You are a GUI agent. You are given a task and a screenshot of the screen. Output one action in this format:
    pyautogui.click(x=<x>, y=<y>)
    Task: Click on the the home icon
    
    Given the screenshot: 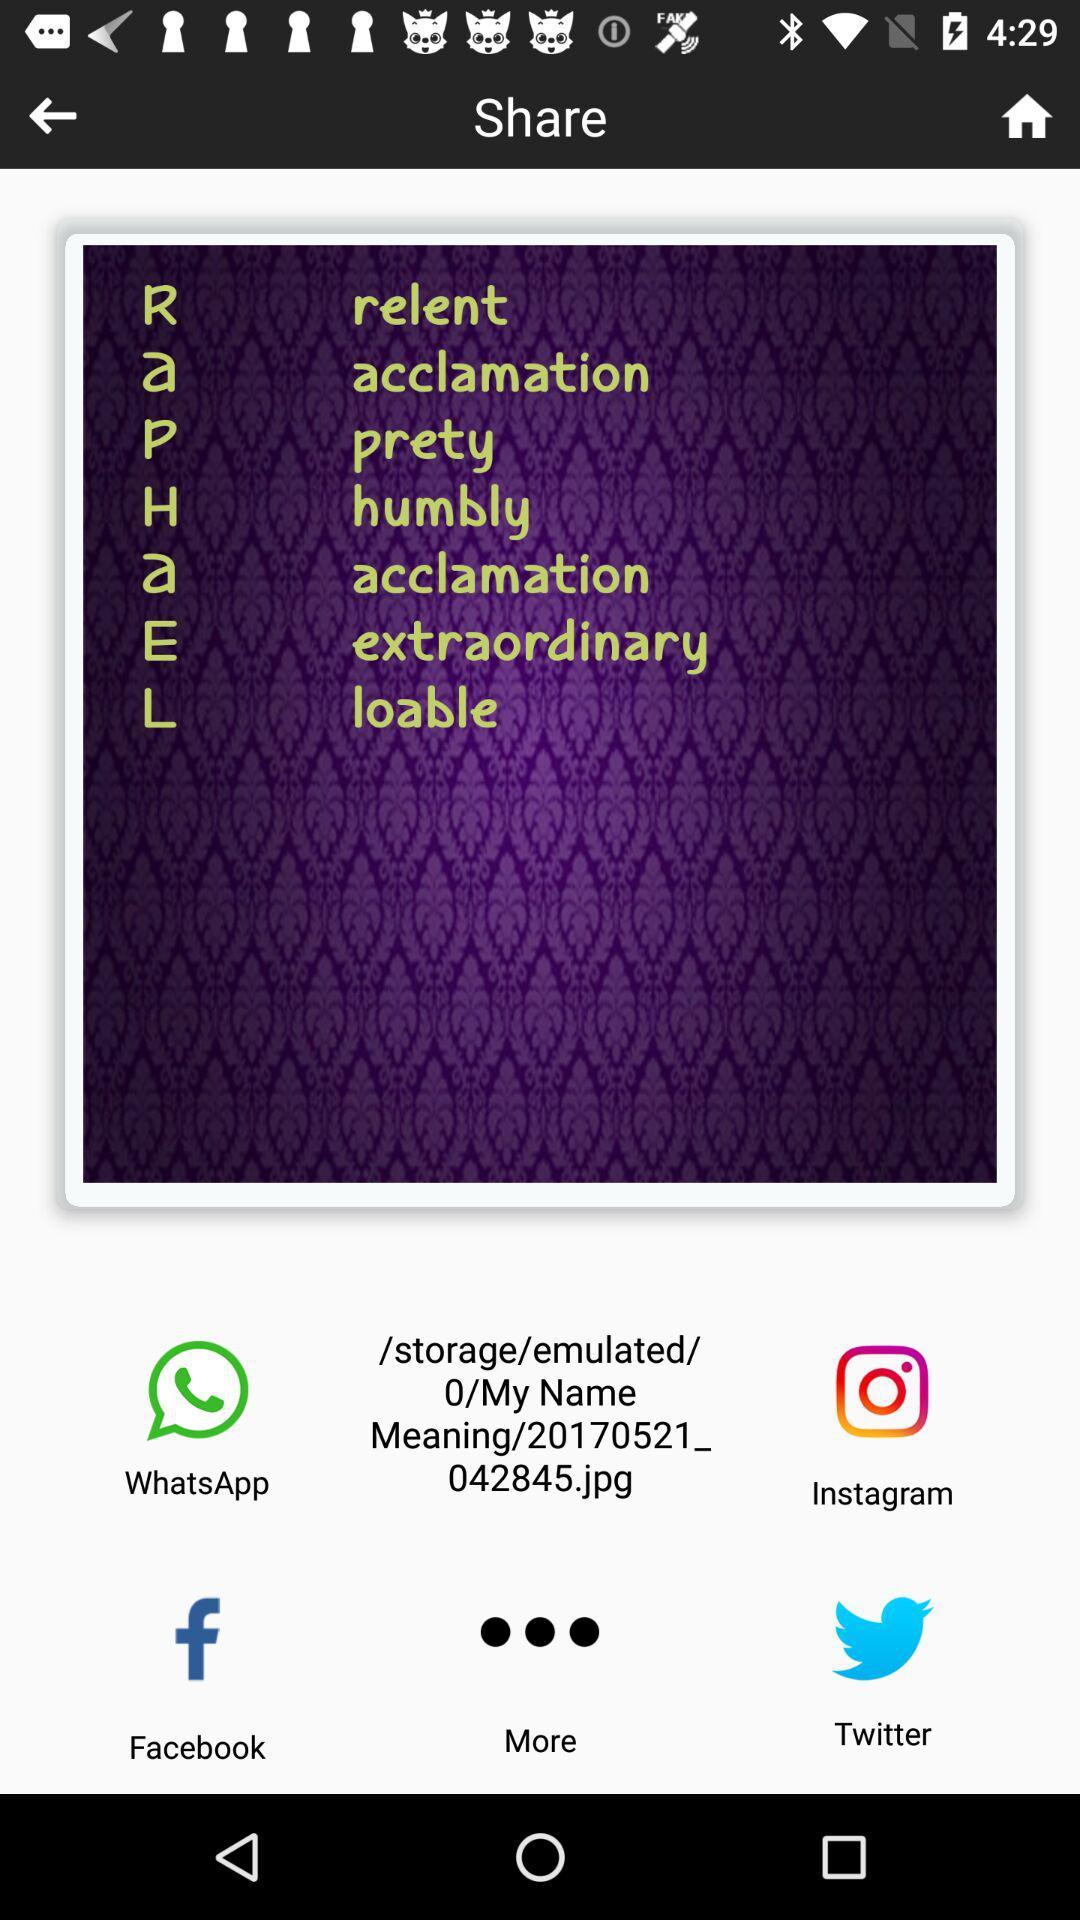 What is the action you would take?
    pyautogui.click(x=1027, y=114)
    